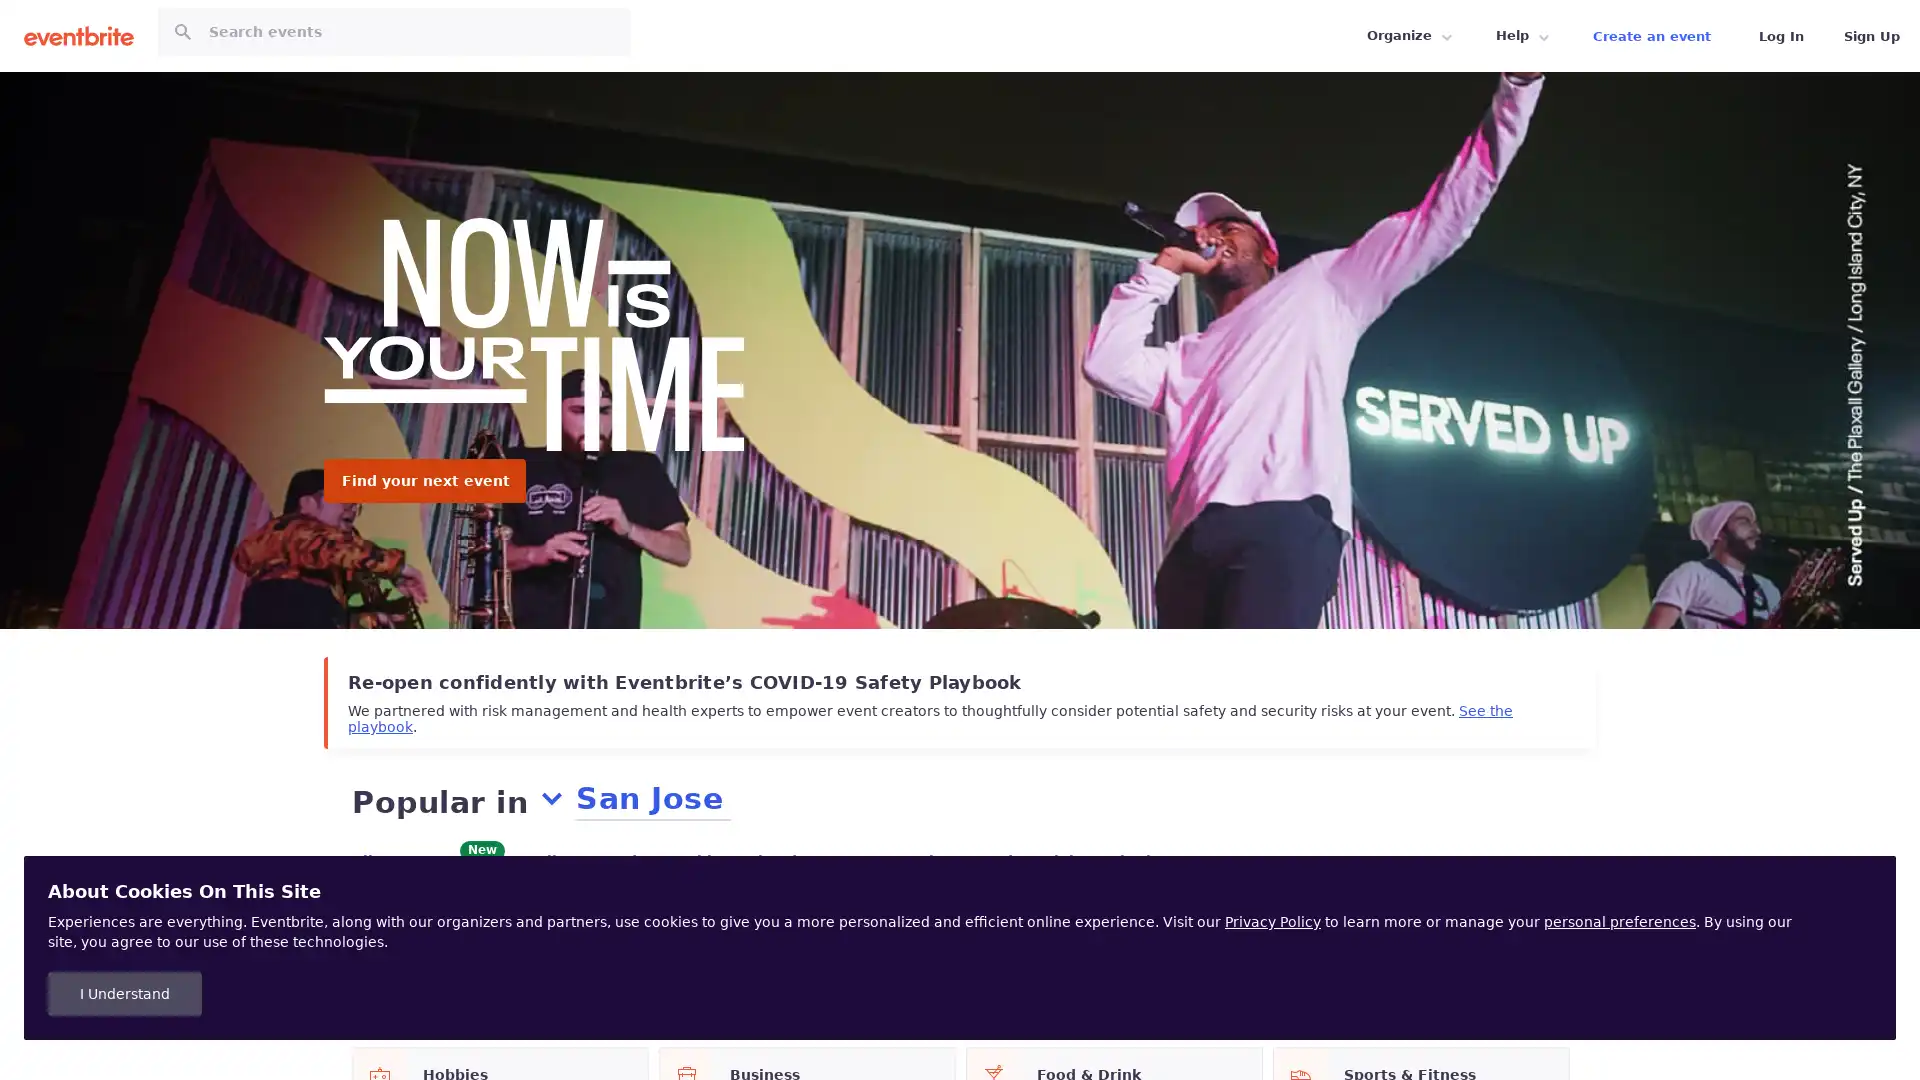 Image resolution: width=1920 pixels, height=1080 pixels. Describe the element at coordinates (918, 859) in the screenshot. I see `Music` at that location.